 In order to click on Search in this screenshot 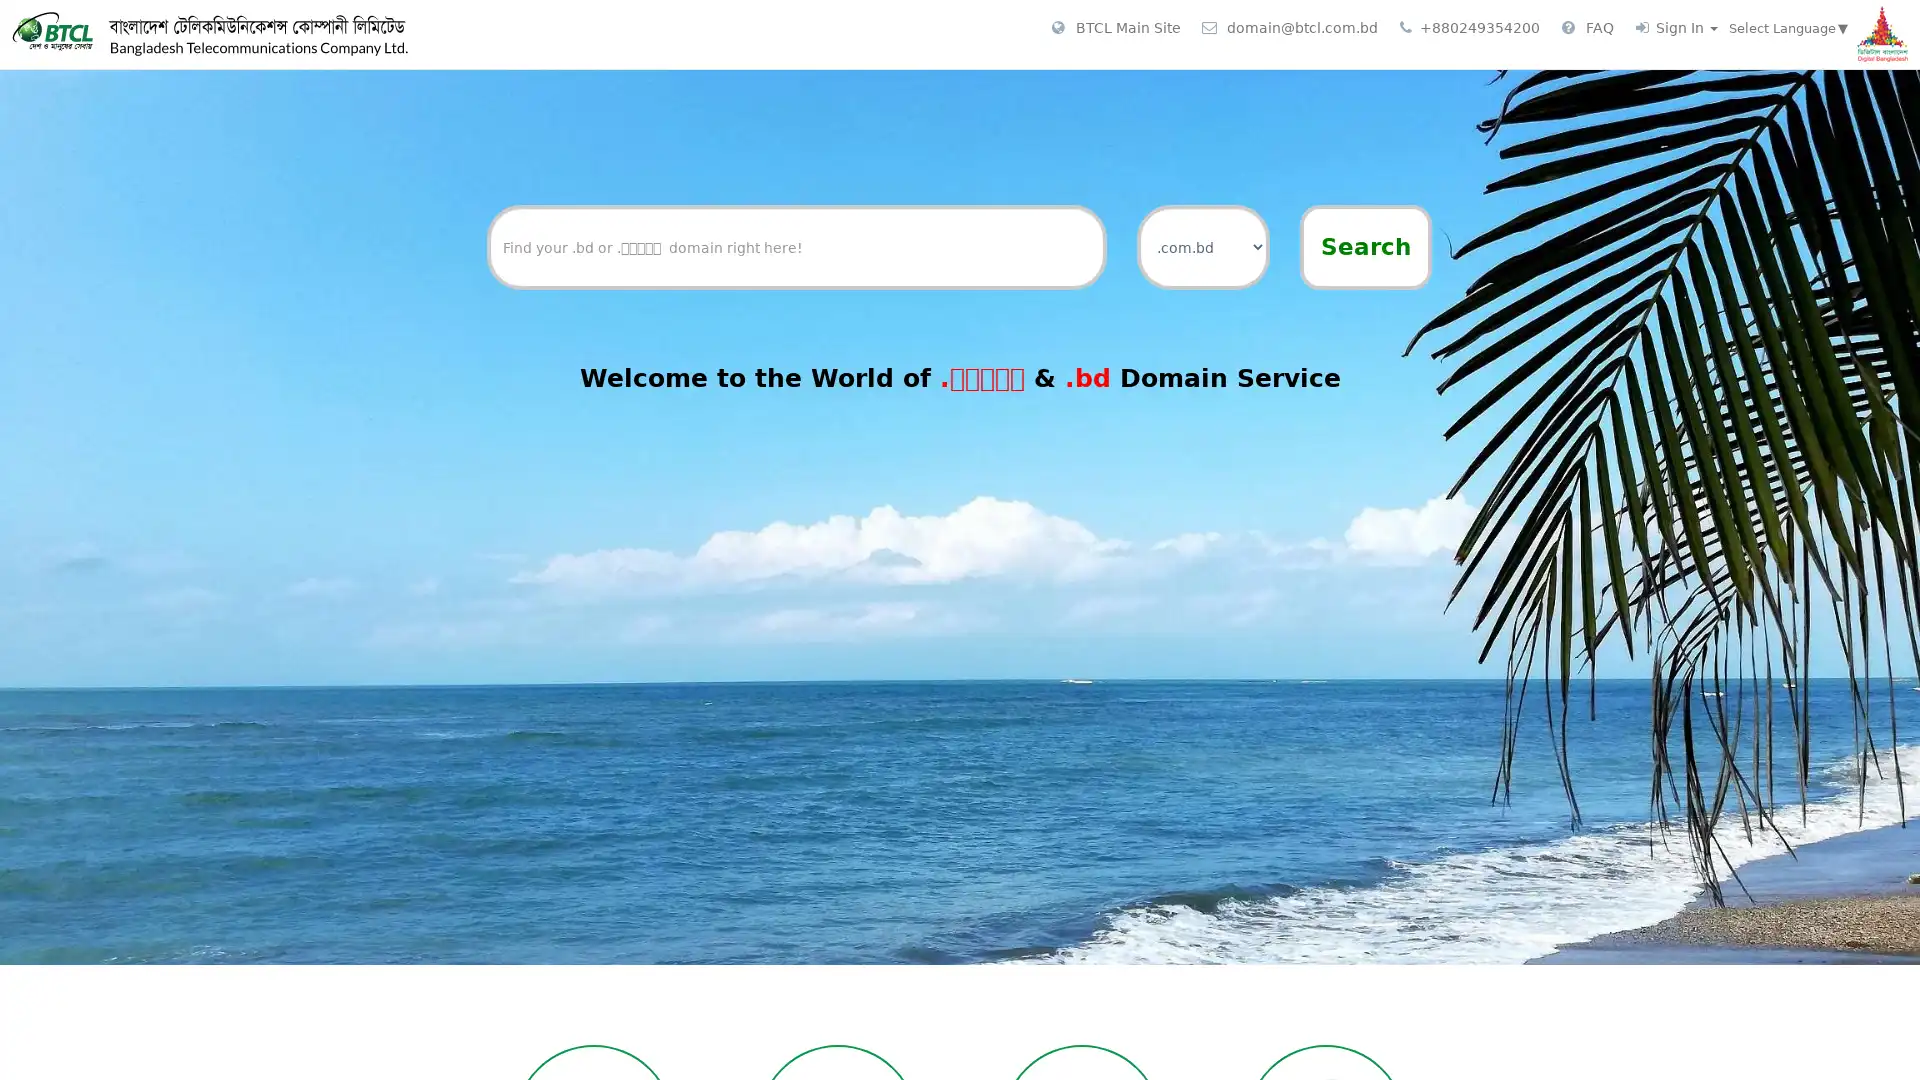, I will do `click(1364, 246)`.